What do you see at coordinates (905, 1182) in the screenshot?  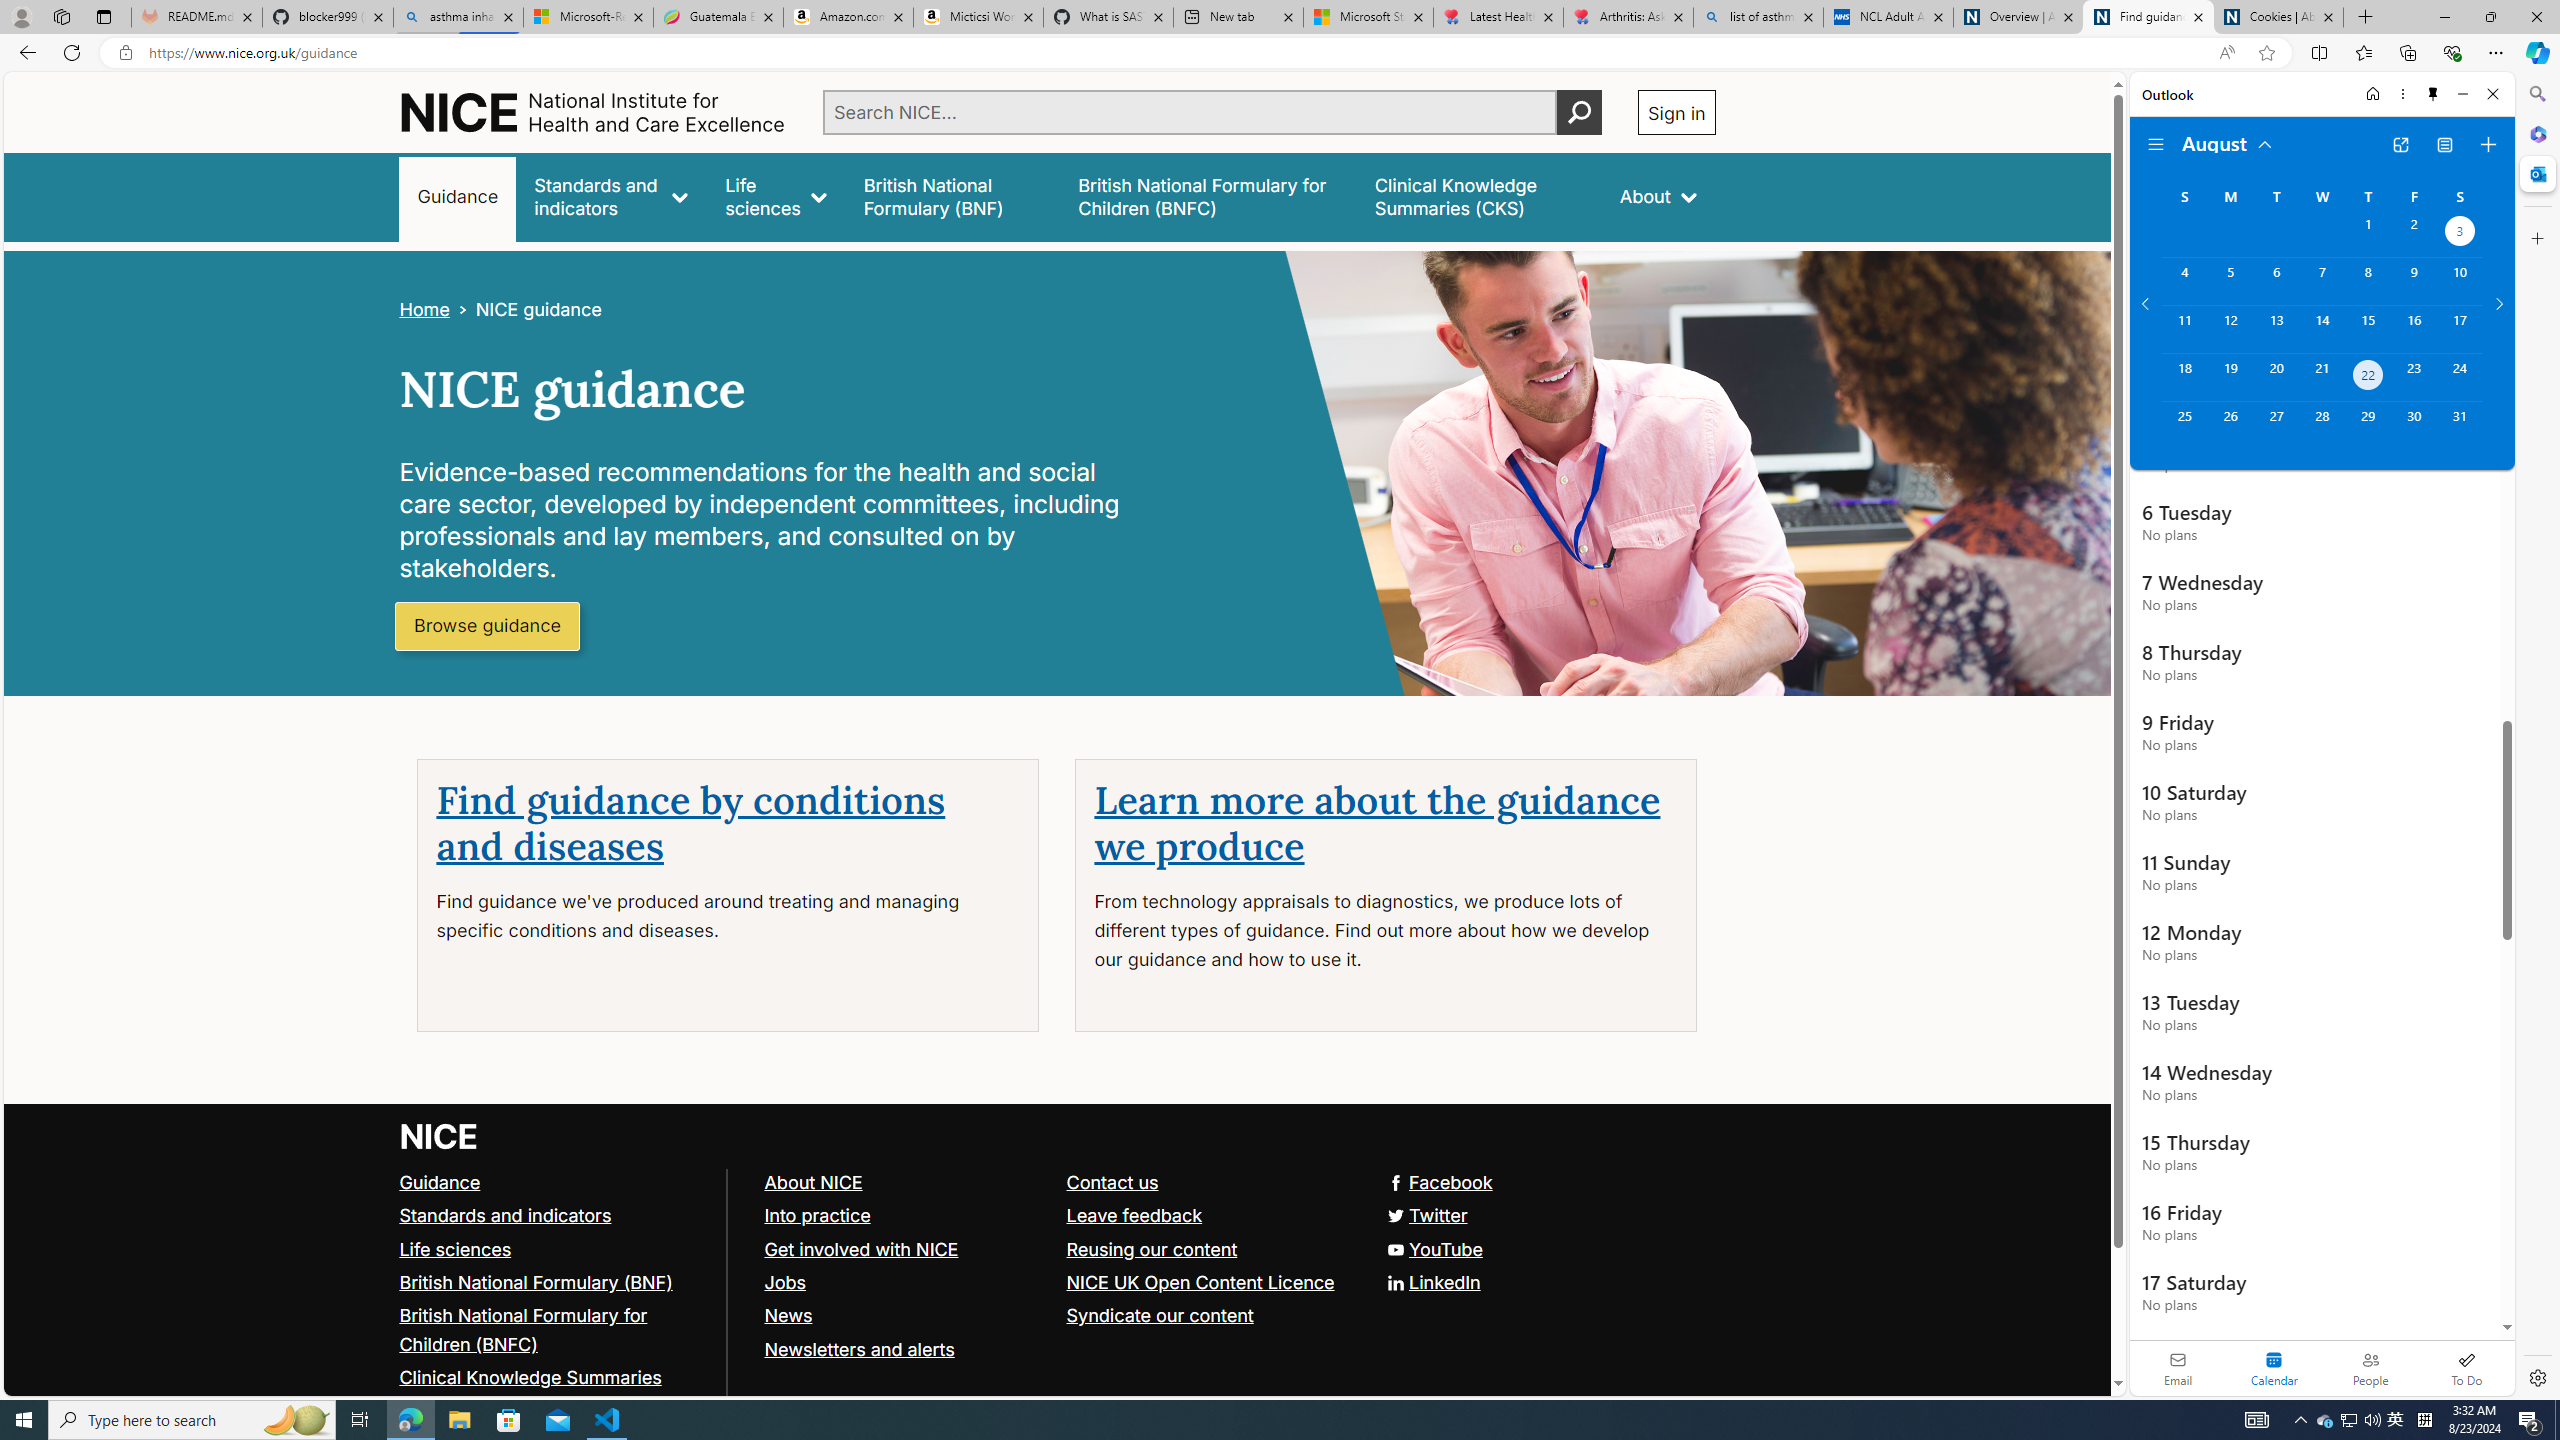 I see `'About NICE'` at bounding box center [905, 1182].